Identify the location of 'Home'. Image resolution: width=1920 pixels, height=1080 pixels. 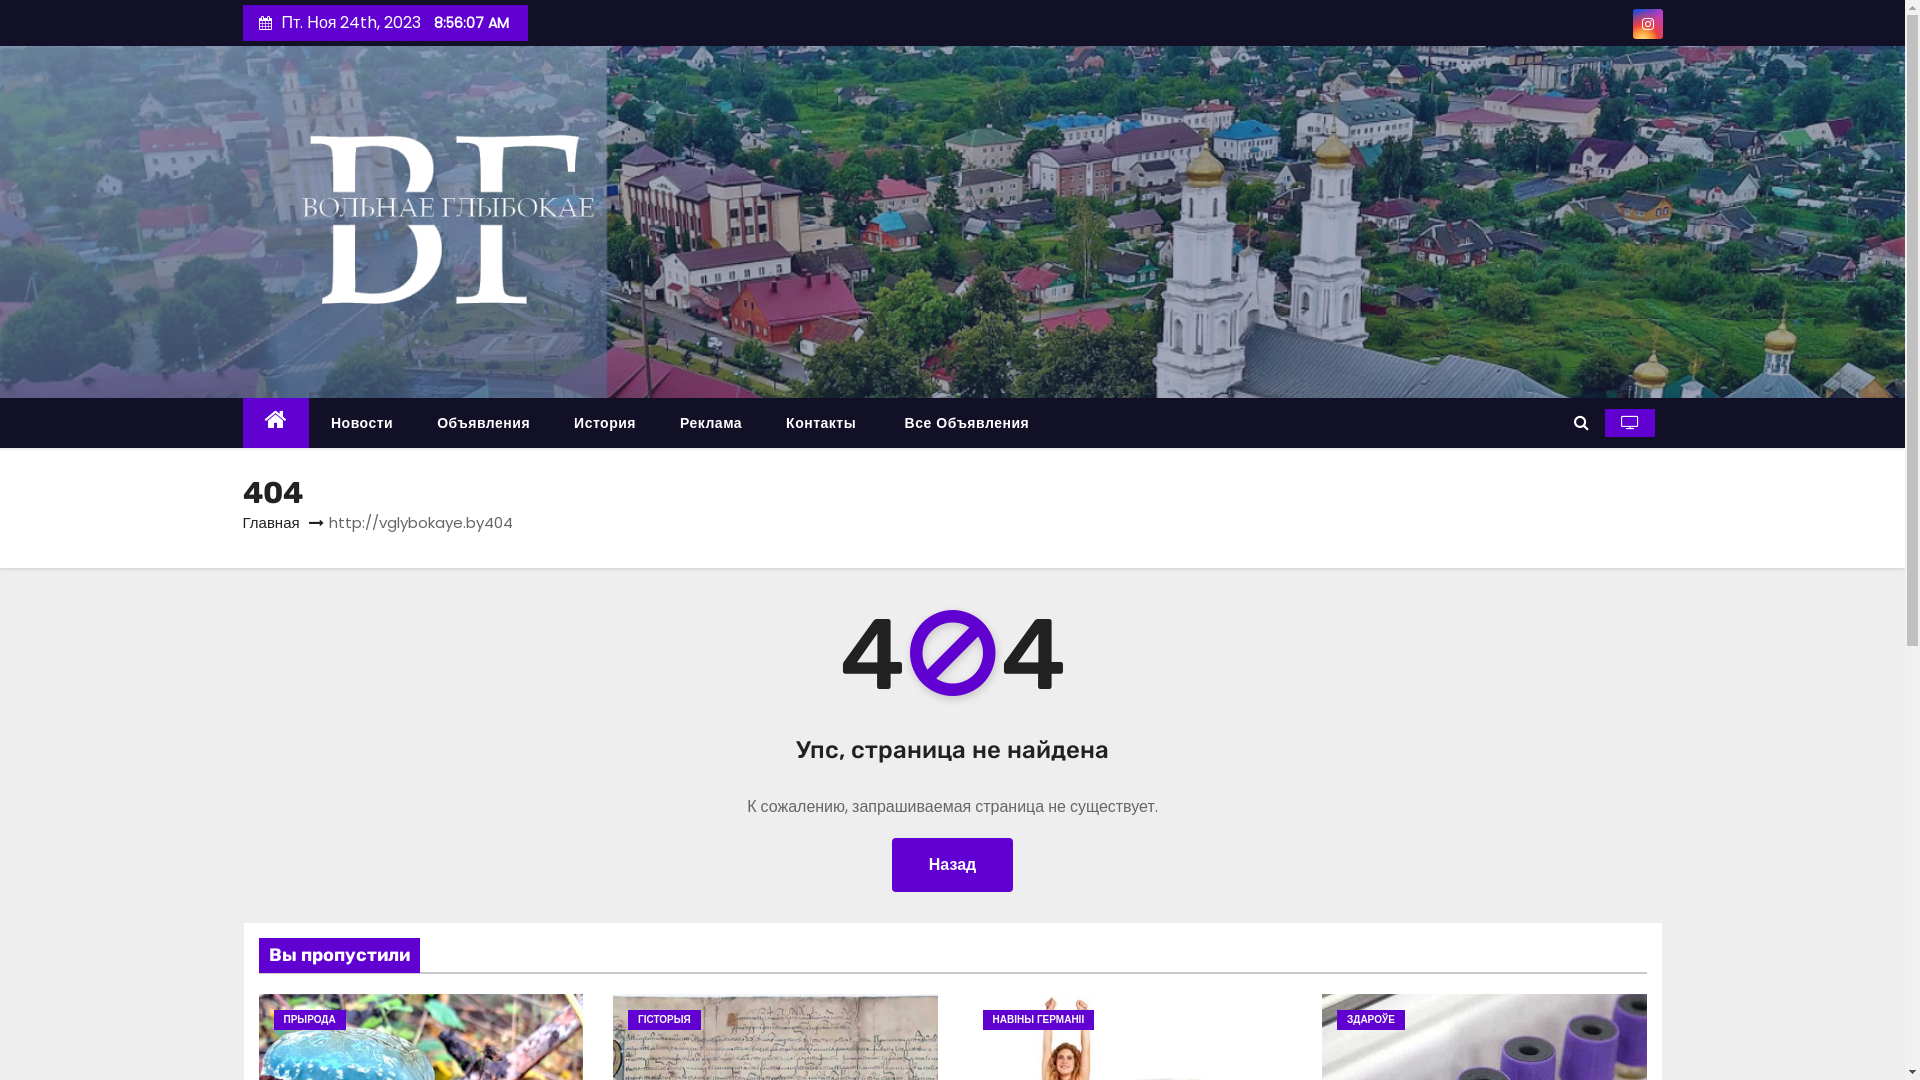
(274, 422).